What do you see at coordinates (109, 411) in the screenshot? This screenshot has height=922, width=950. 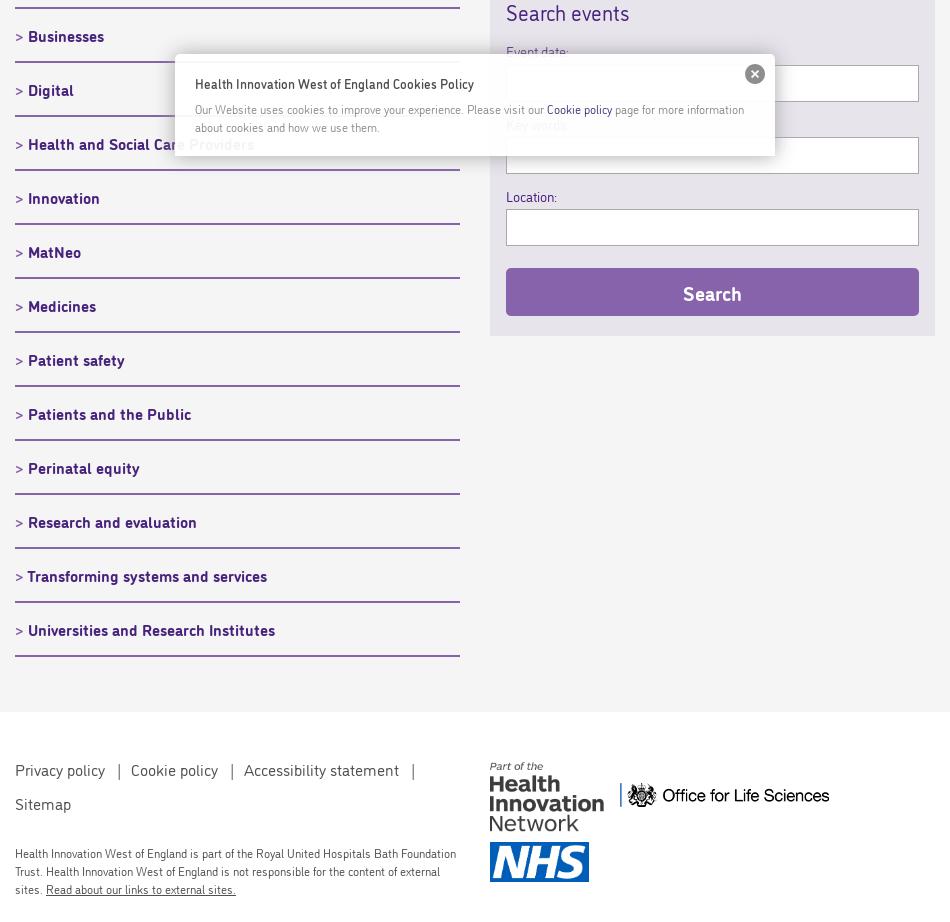 I see `'Patients and the Public'` at bounding box center [109, 411].